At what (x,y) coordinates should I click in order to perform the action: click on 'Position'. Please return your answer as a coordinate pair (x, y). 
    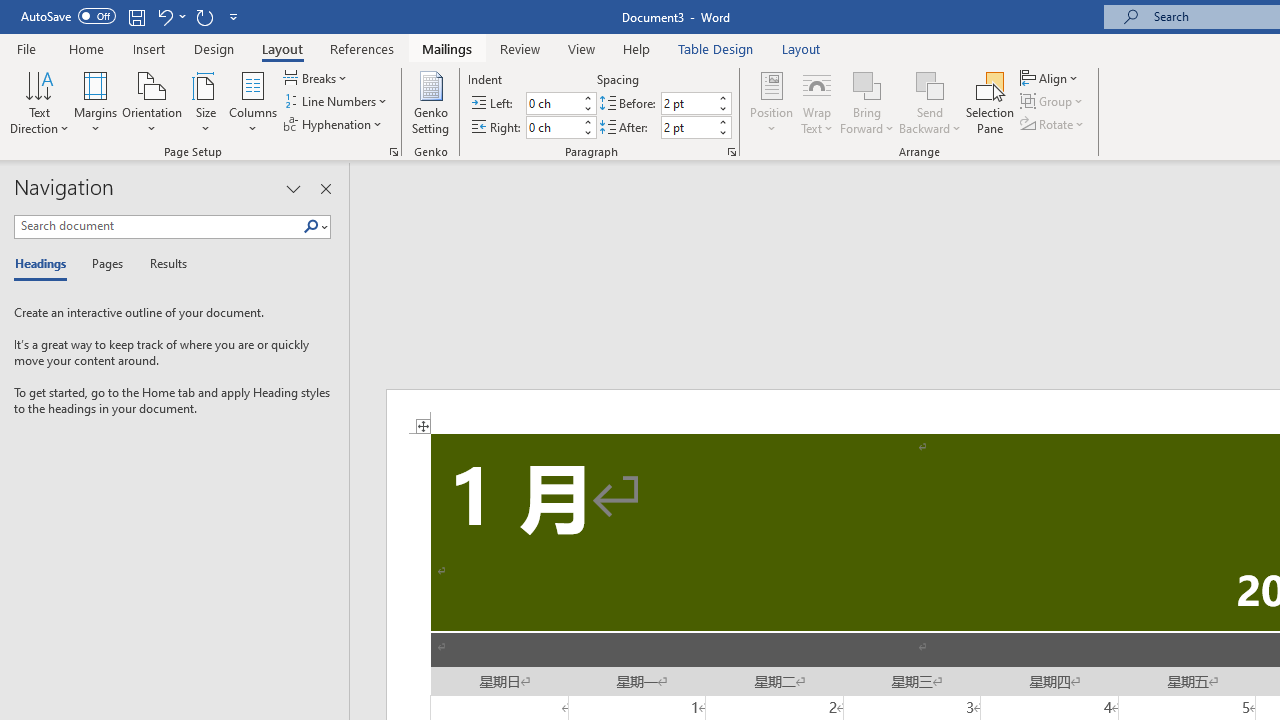
    Looking at the image, I should click on (770, 103).